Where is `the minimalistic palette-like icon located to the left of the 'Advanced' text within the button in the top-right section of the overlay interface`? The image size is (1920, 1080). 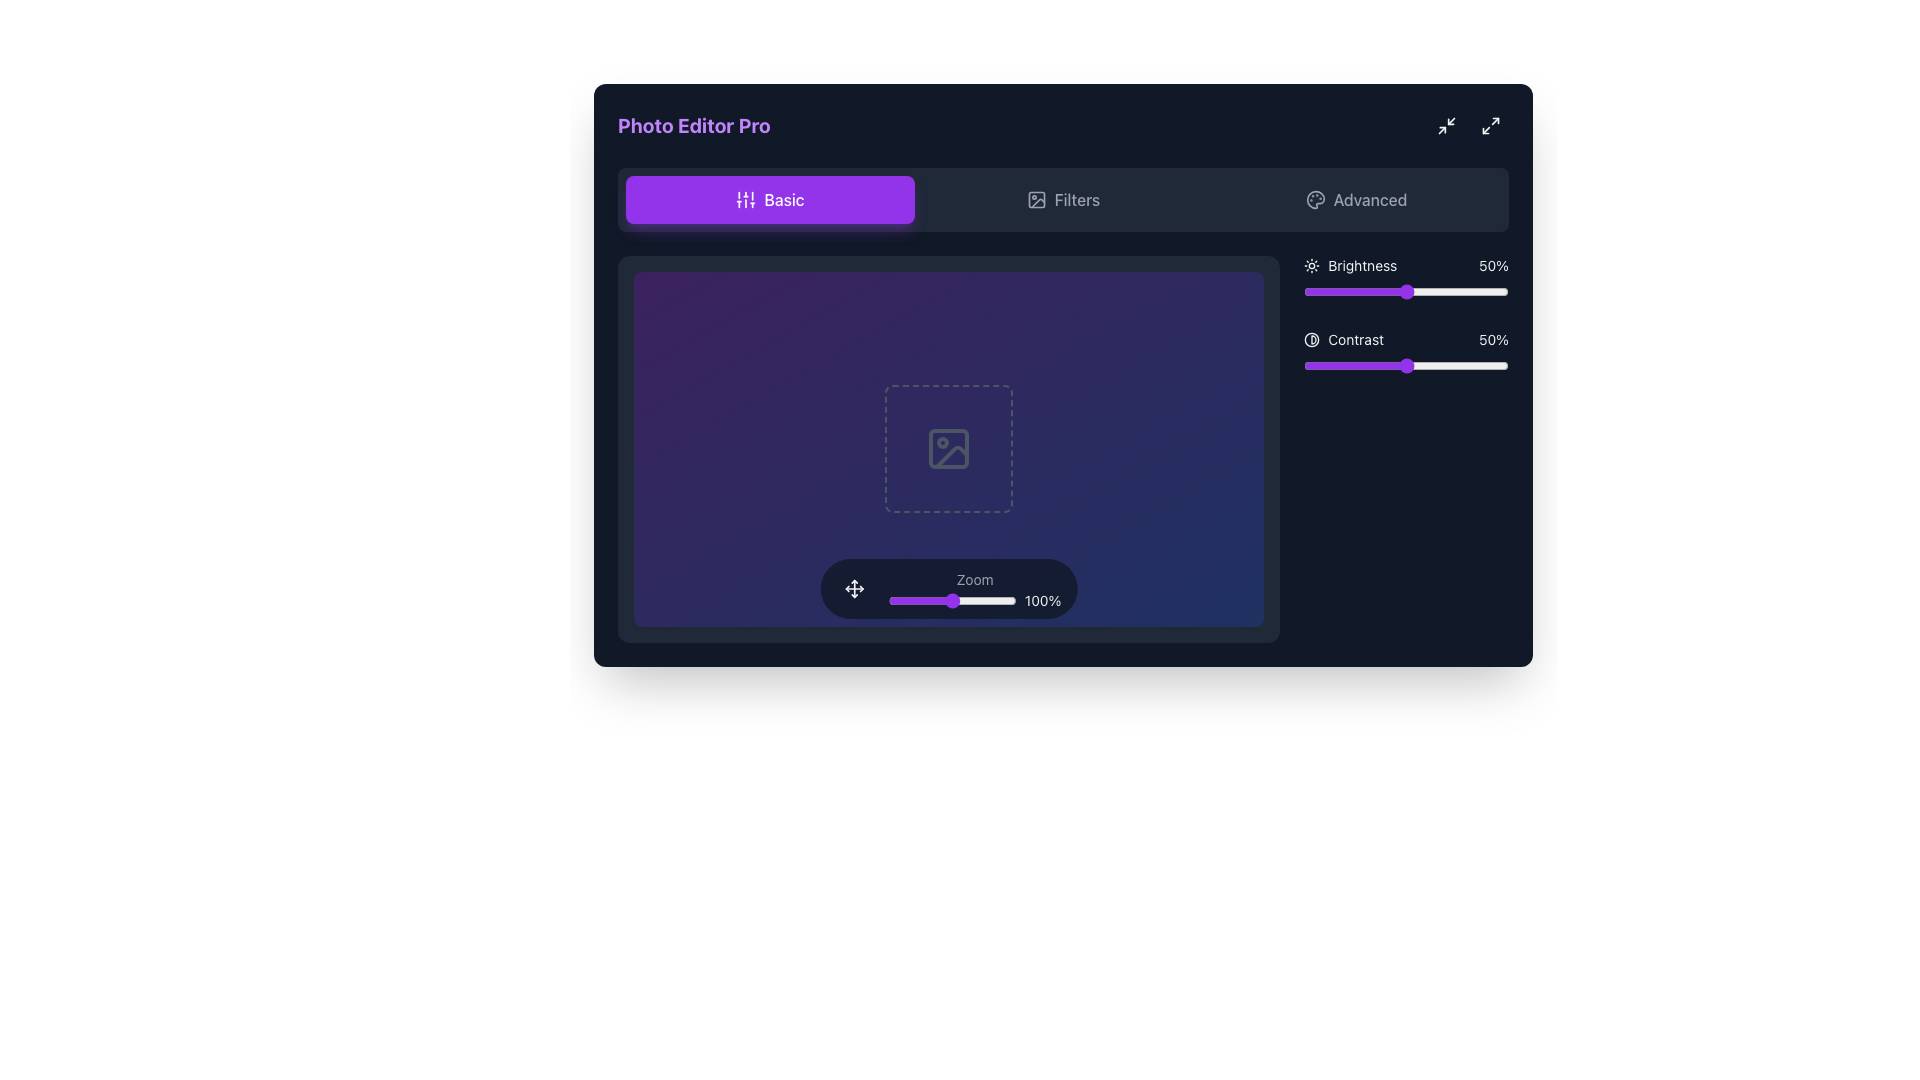 the minimalistic palette-like icon located to the left of the 'Advanced' text within the button in the top-right section of the overlay interface is located at coordinates (1315, 200).